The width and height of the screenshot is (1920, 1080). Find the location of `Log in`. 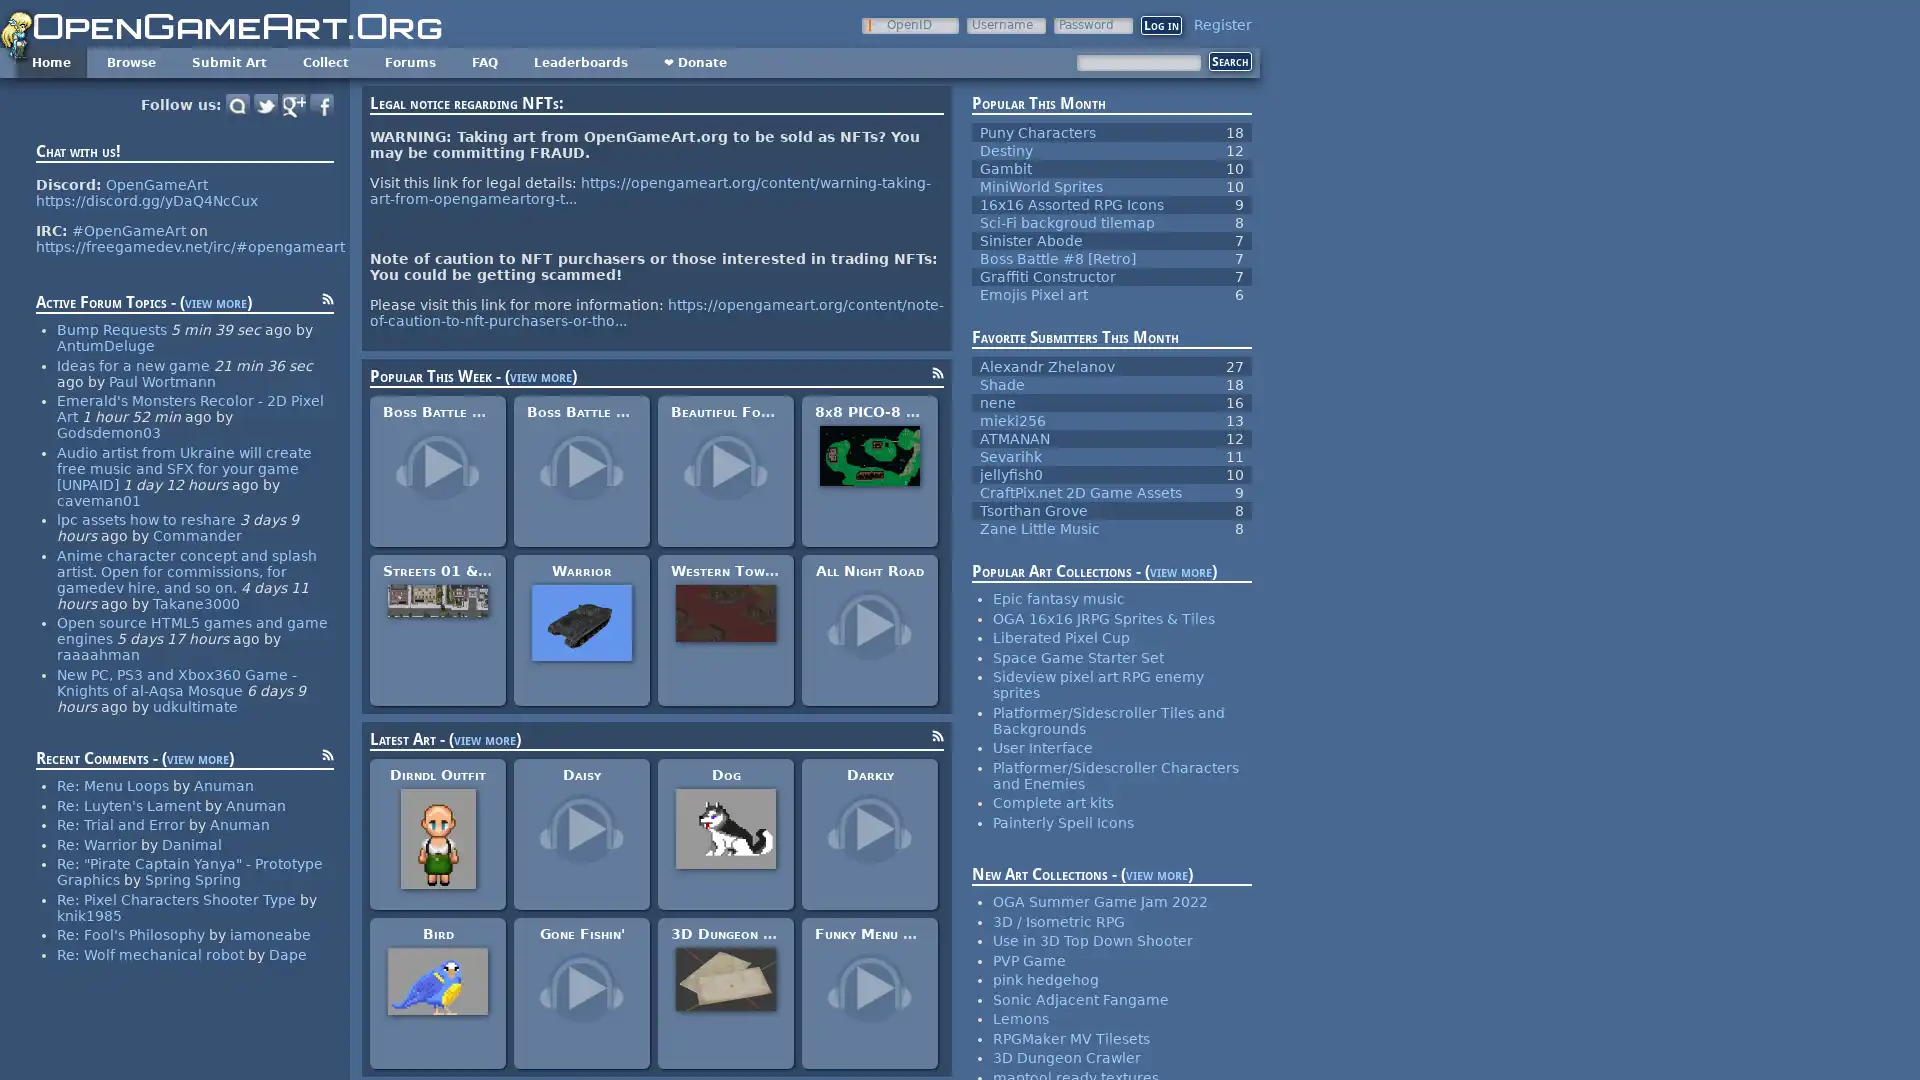

Log in is located at coordinates (1161, 25).